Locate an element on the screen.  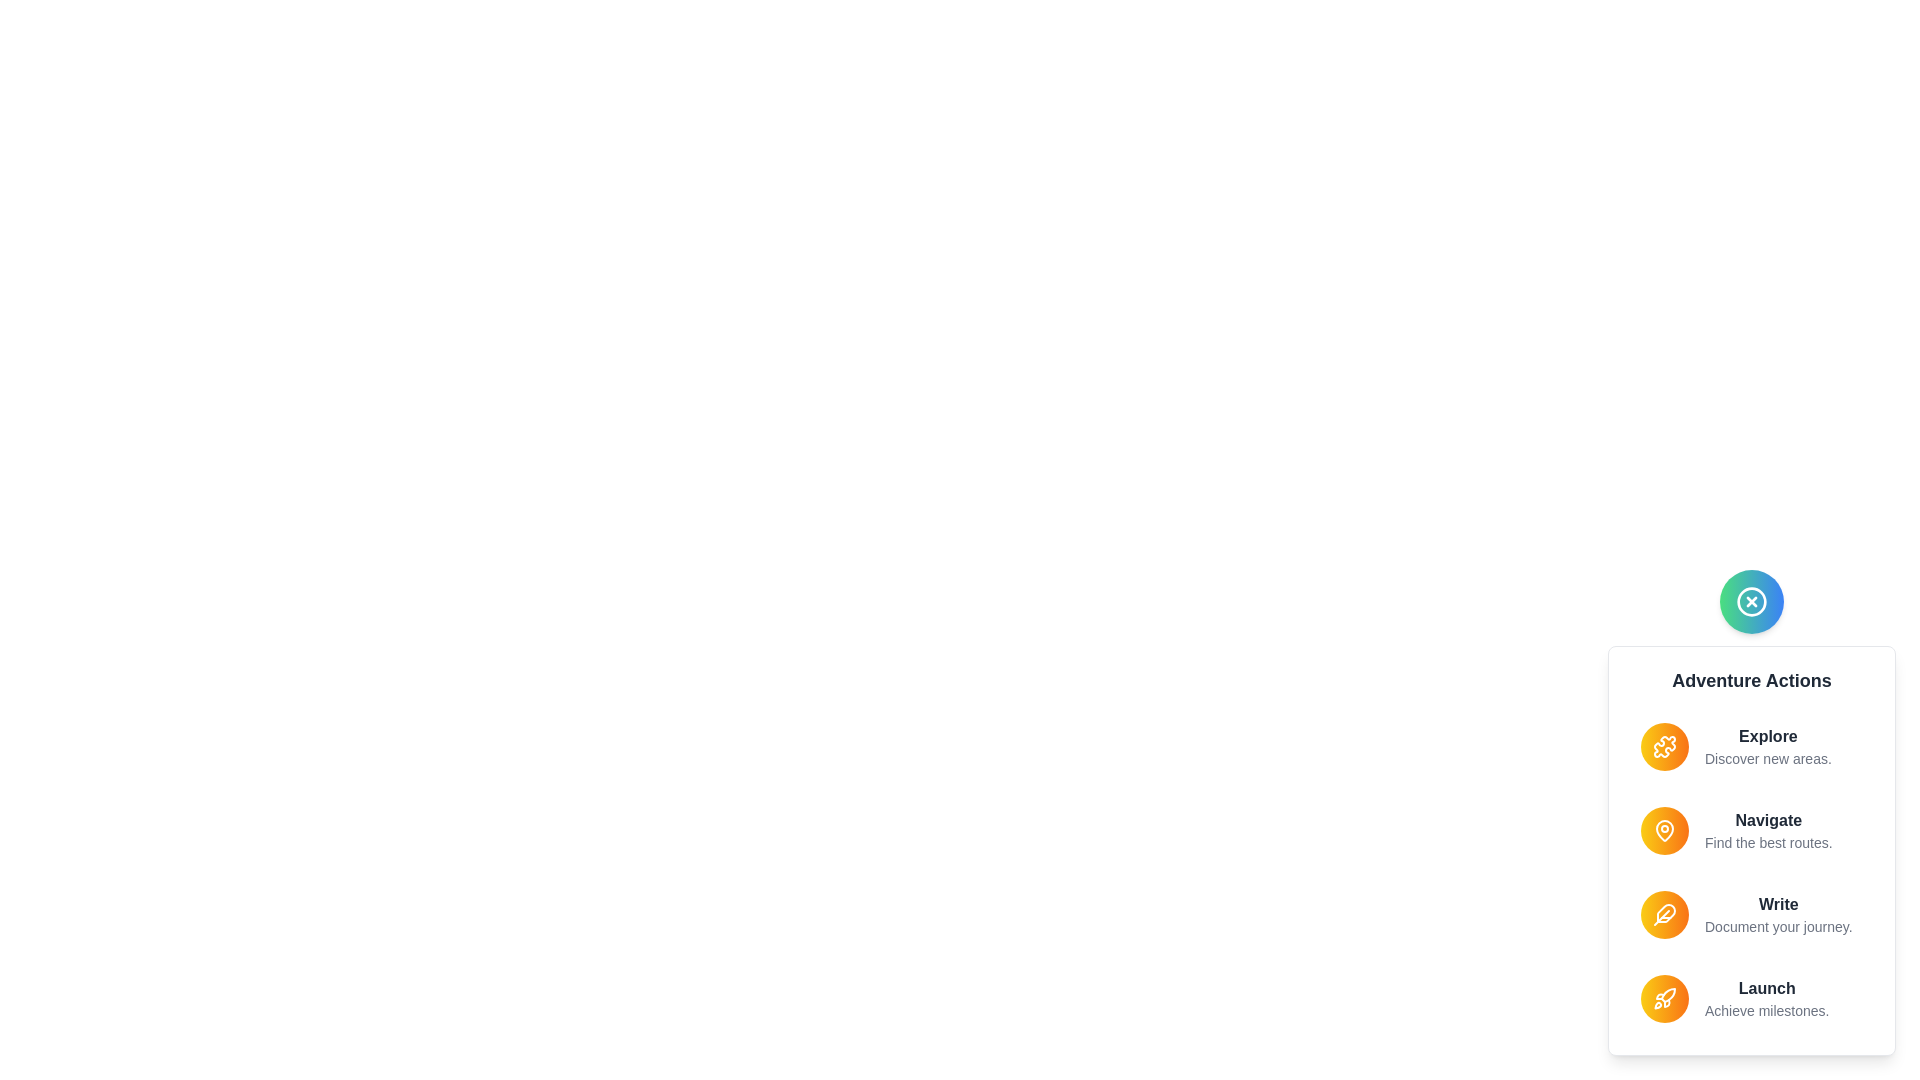
floating action button to toggle the speed dial menu is located at coordinates (1751, 600).